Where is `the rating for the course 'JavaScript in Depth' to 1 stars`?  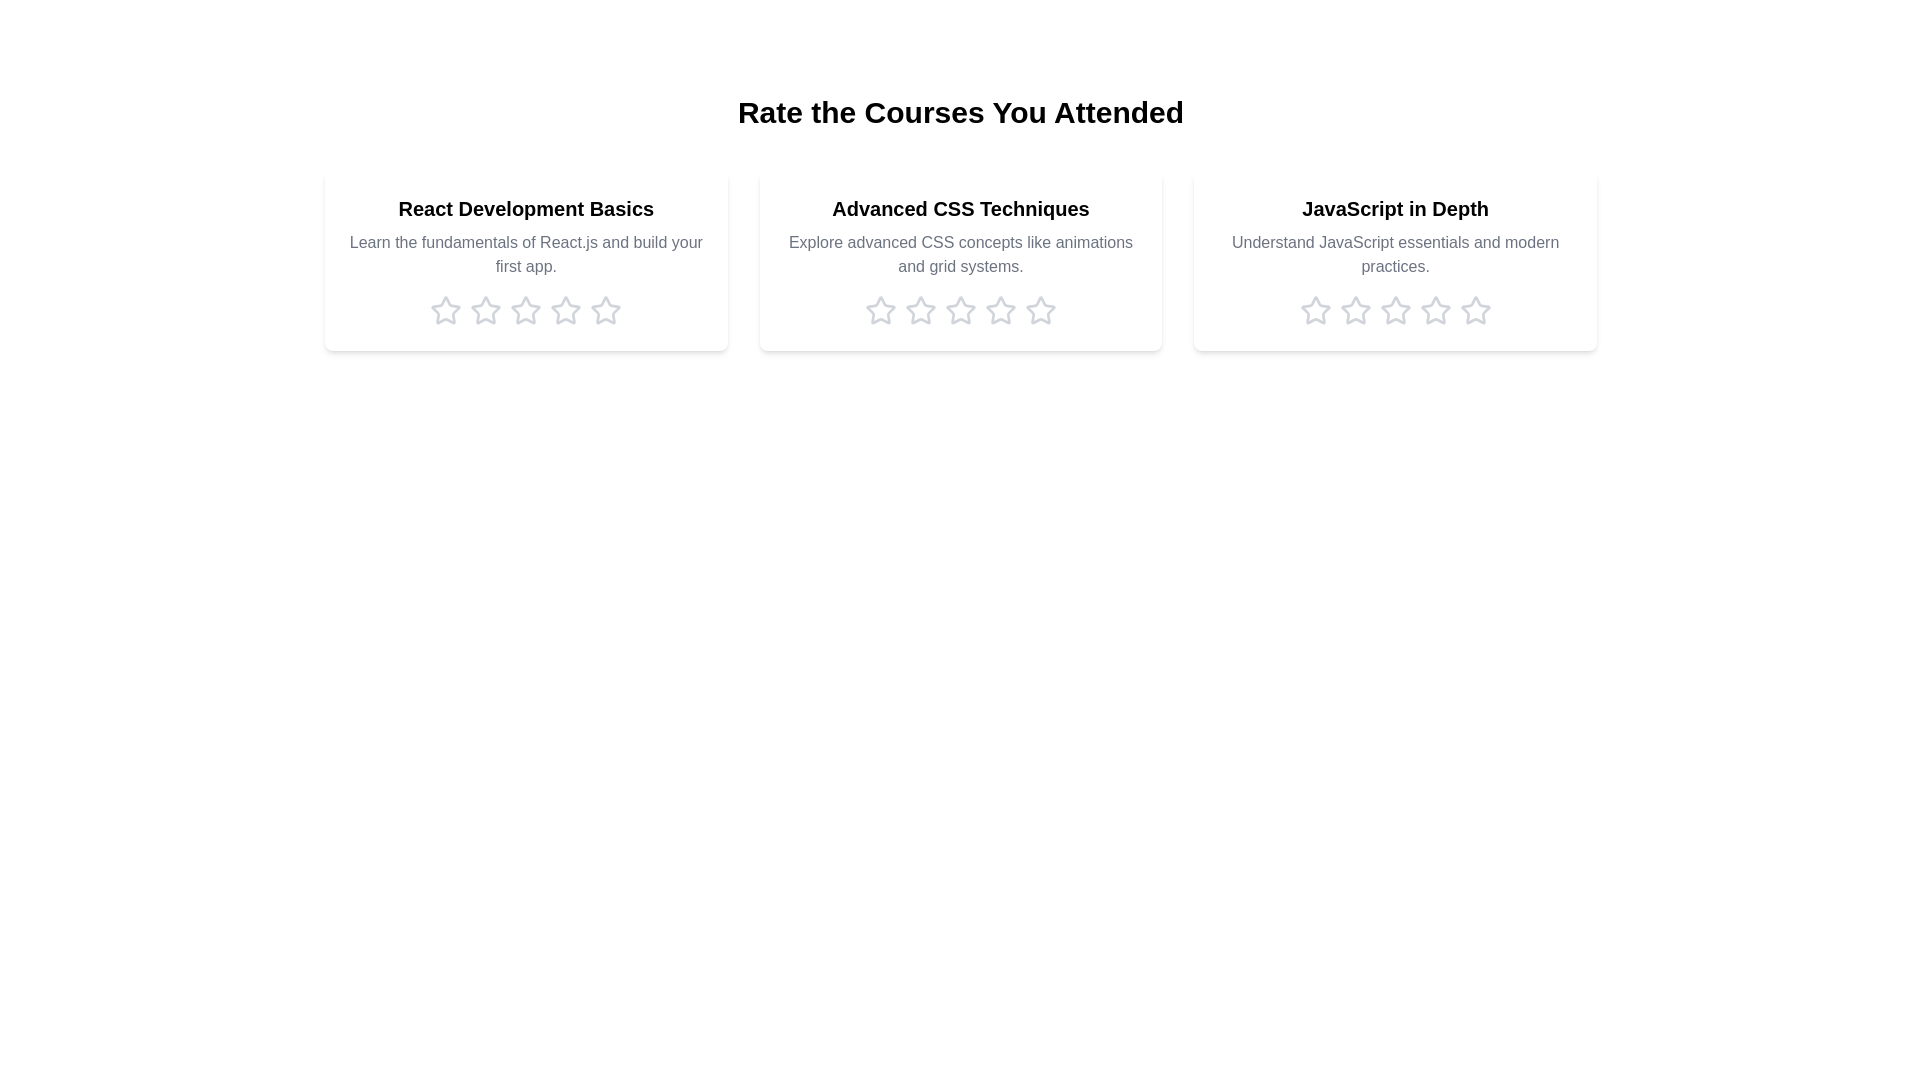
the rating for the course 'JavaScript in Depth' to 1 stars is located at coordinates (1315, 311).